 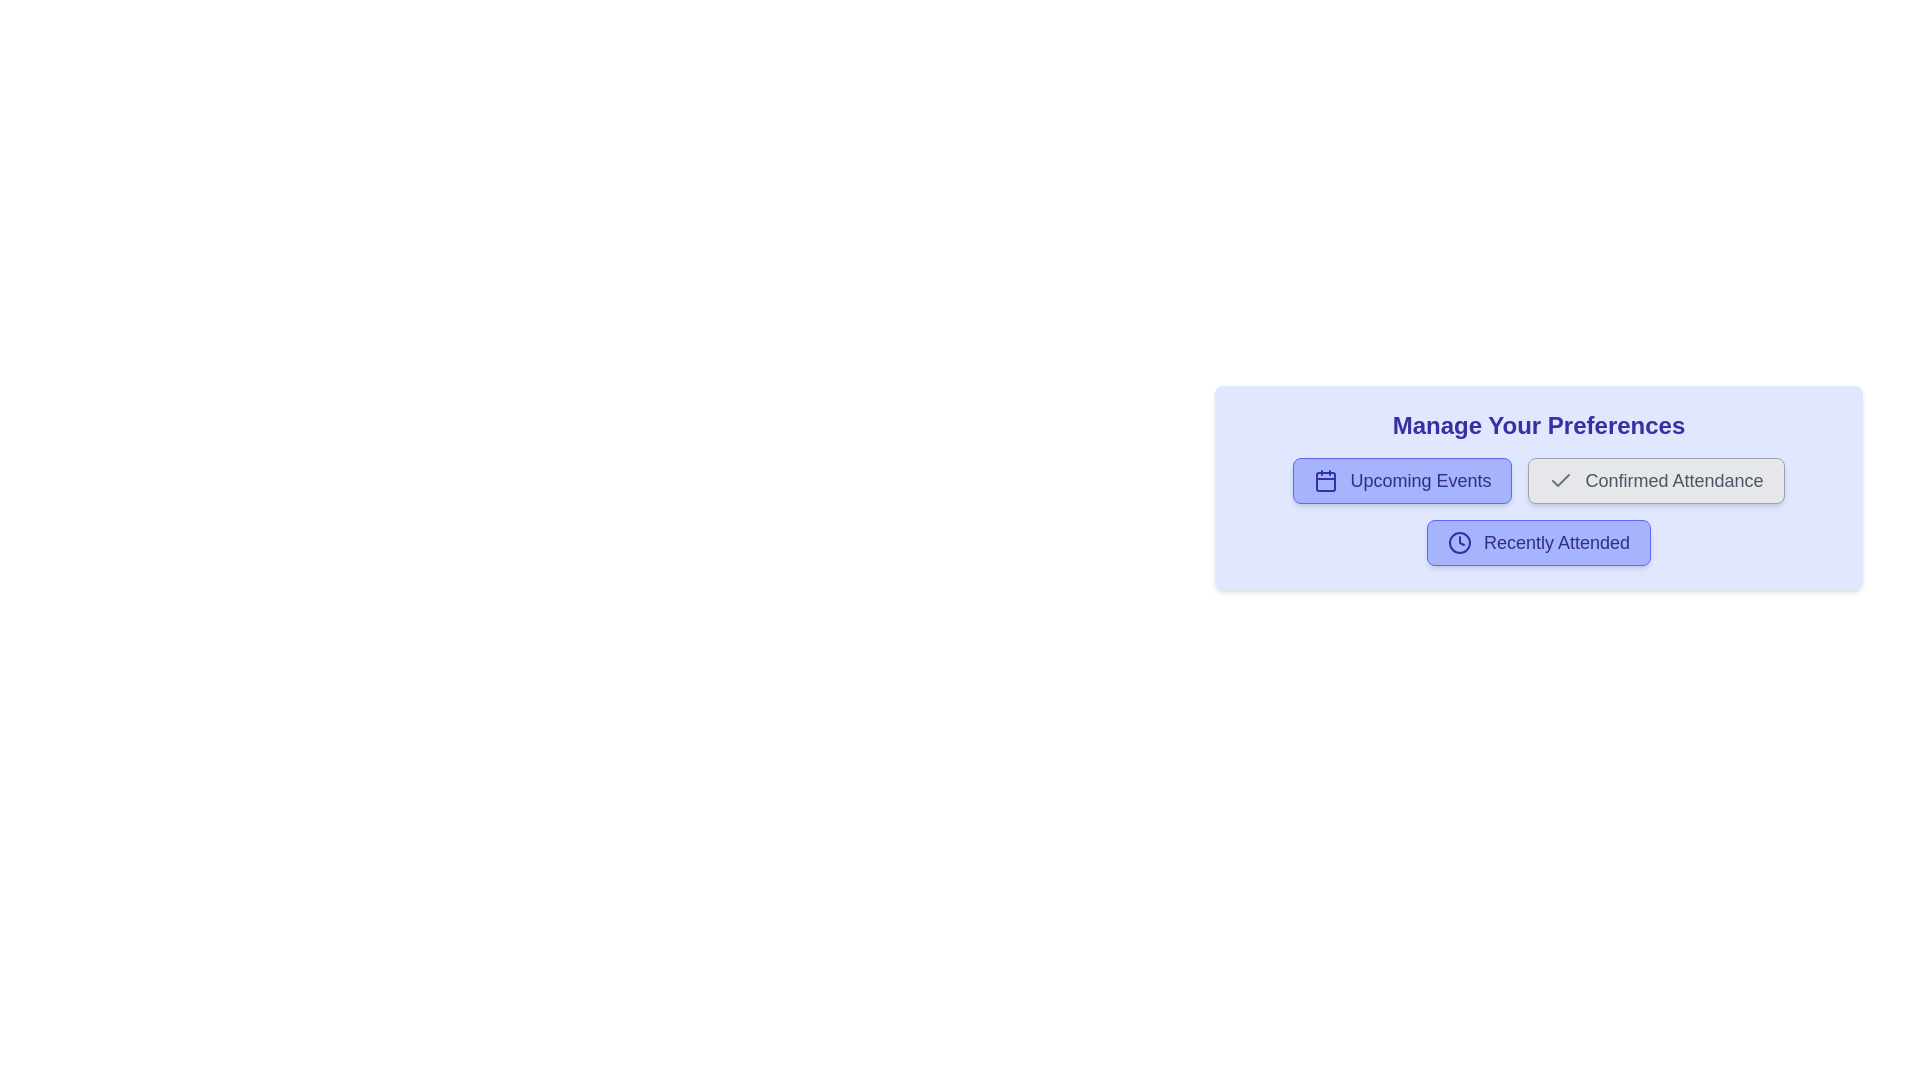 What do you see at coordinates (1459, 543) in the screenshot?
I see `the icon of the Recently Attended button to toggle its state` at bounding box center [1459, 543].